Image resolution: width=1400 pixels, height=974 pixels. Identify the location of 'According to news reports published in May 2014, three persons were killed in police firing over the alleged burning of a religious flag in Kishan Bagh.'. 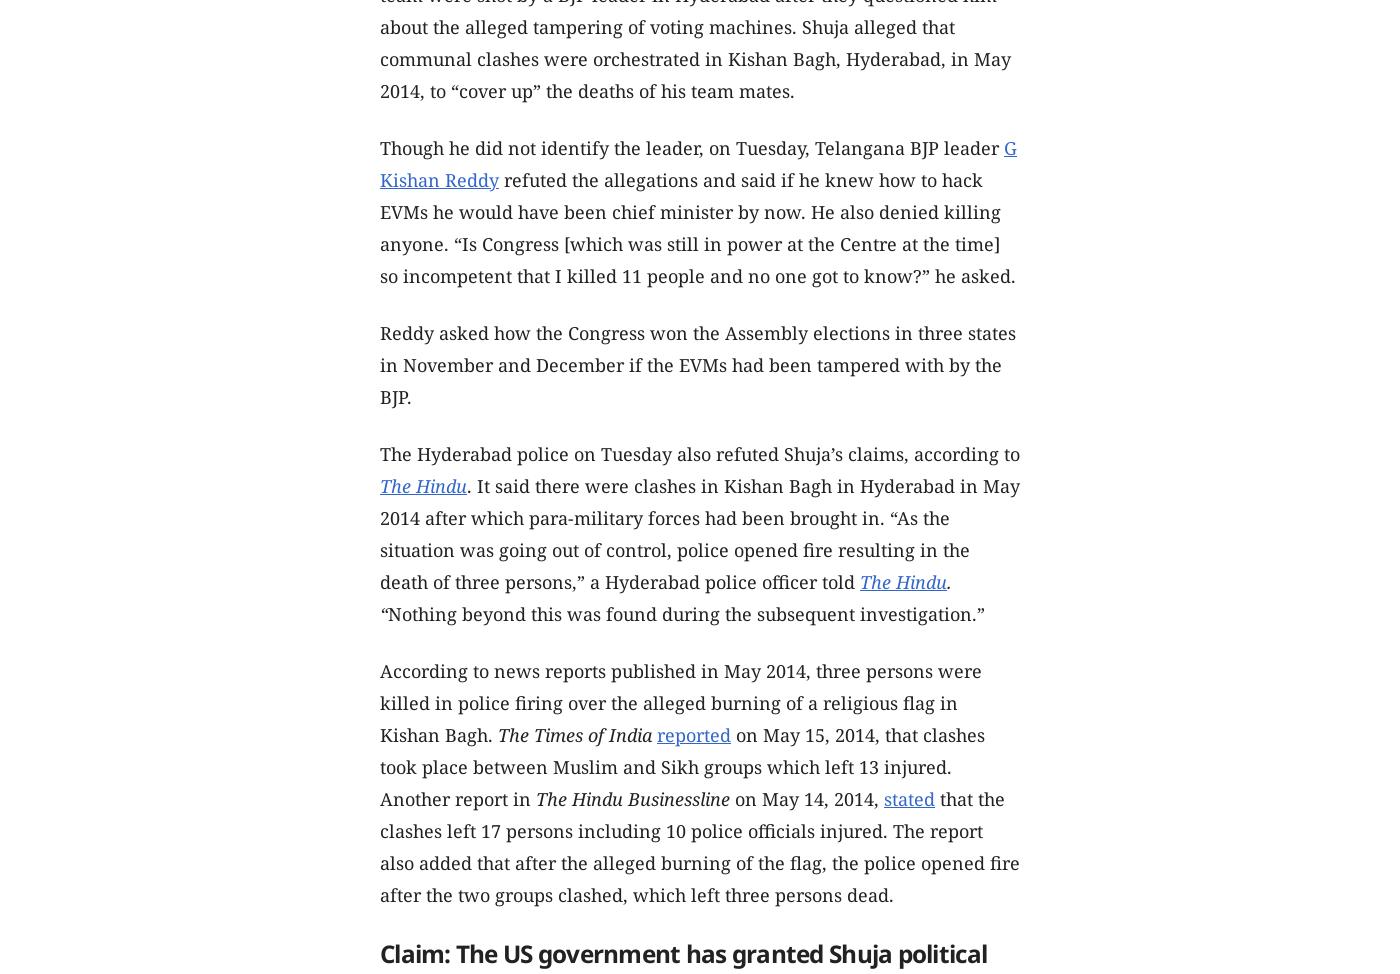
(379, 701).